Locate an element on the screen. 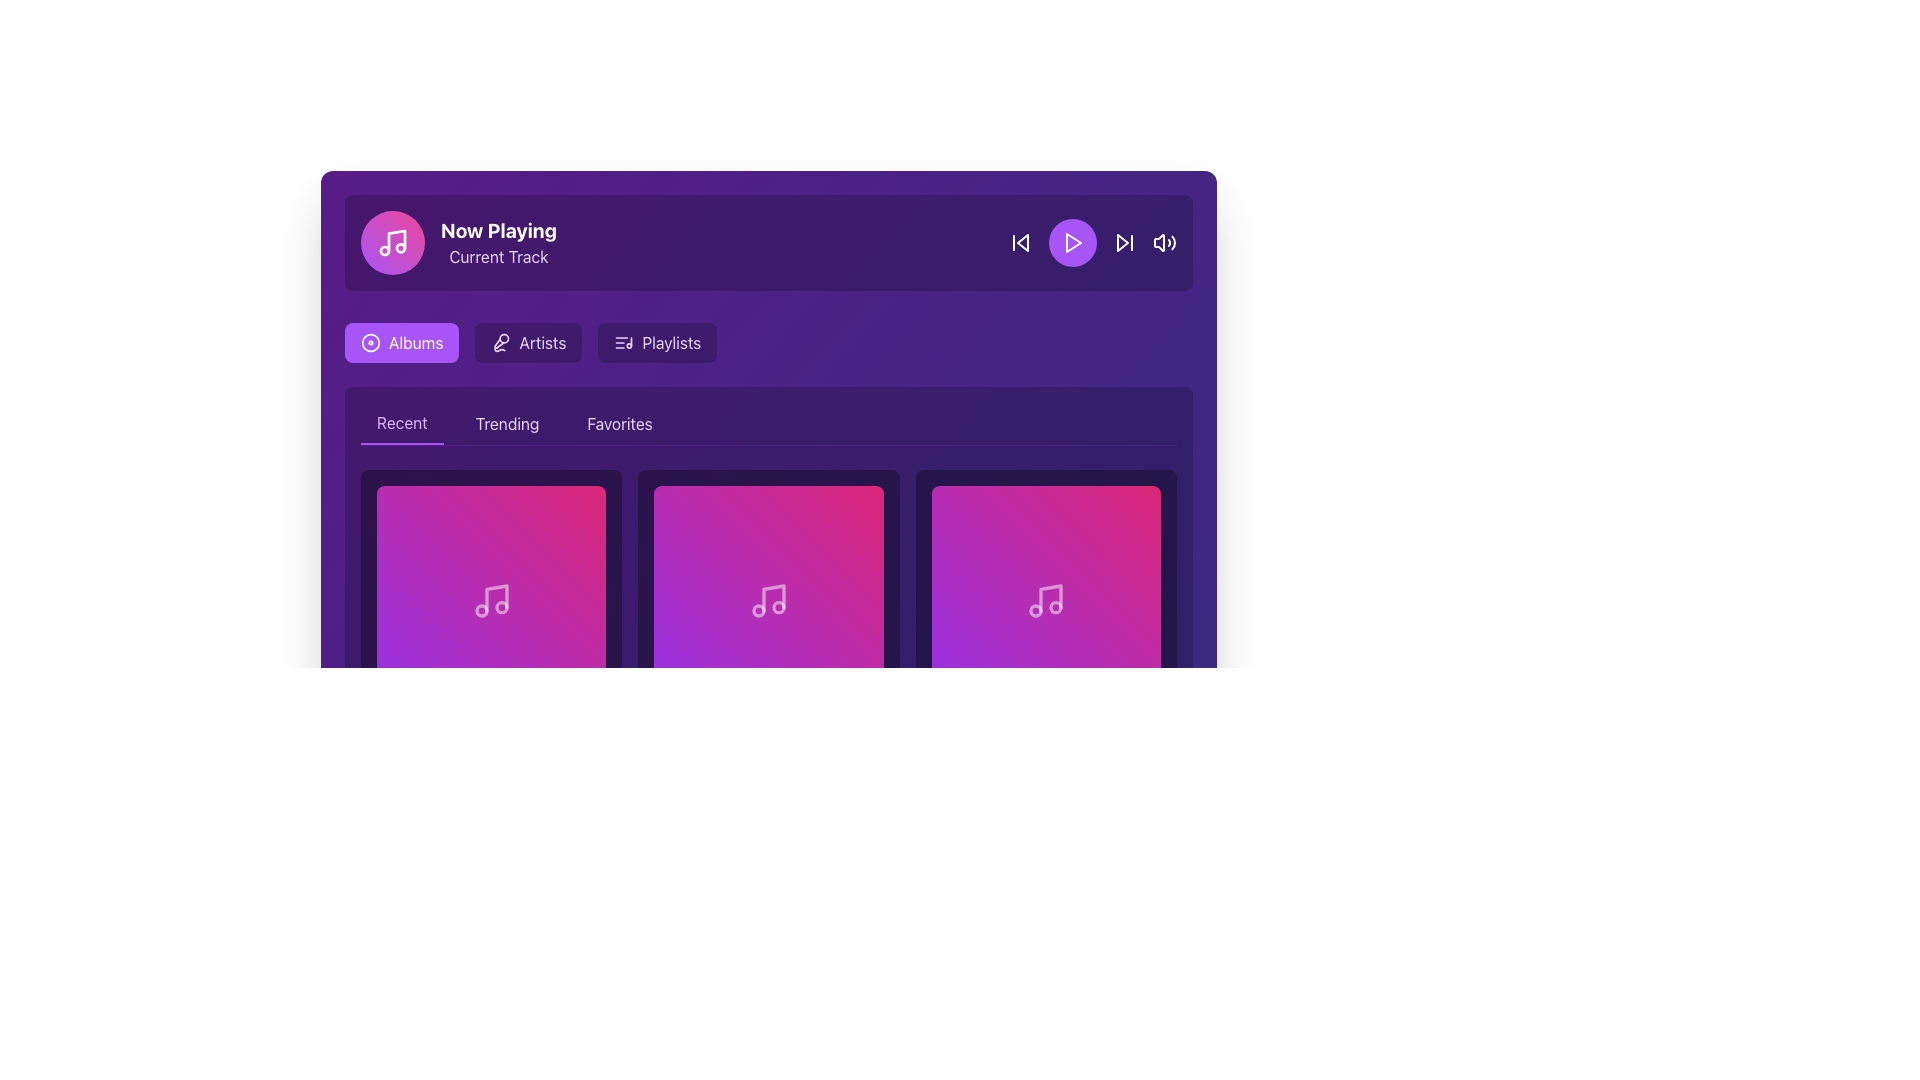 The height and width of the screenshot is (1080, 1920). the 'Trending' navigation button, which is the second button in a horizontal layout of three labels ('Recent', 'Trending', 'Favorites') is located at coordinates (507, 423).